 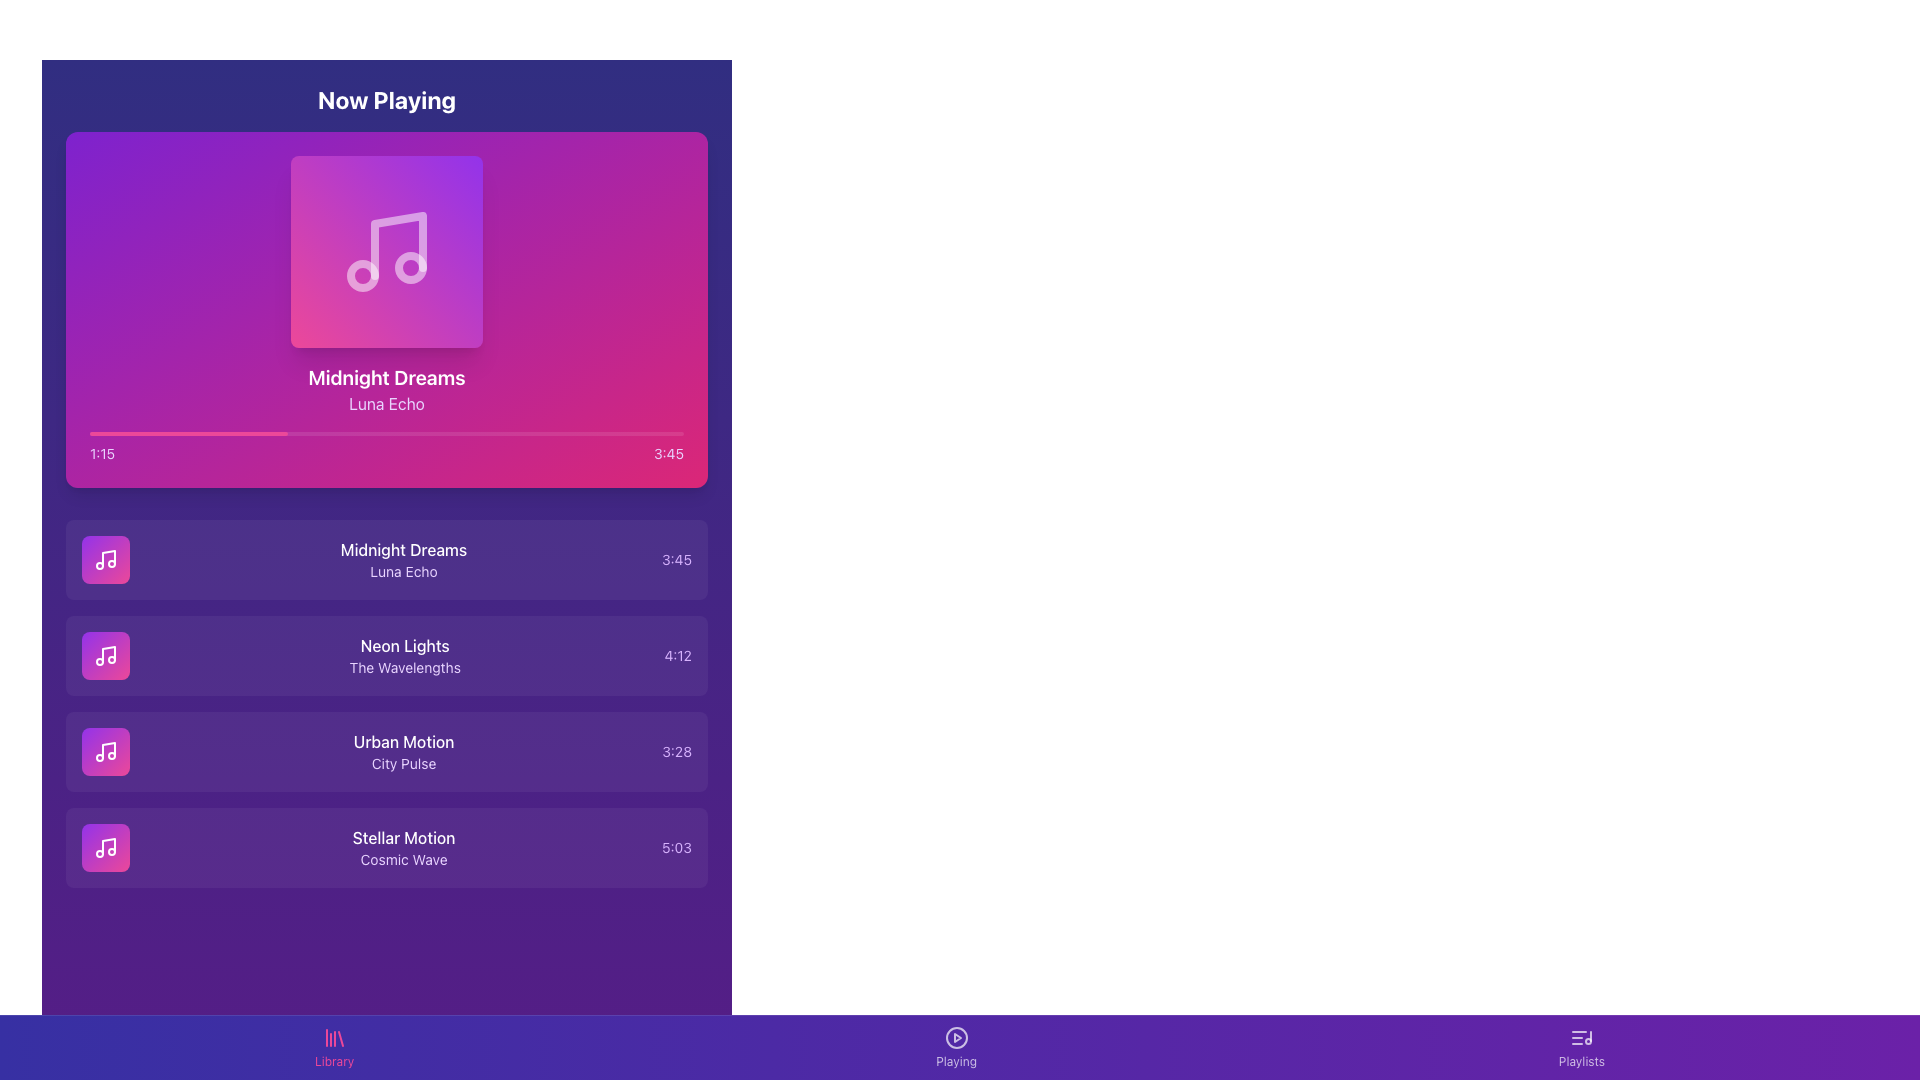 What do you see at coordinates (955, 1036) in the screenshot?
I see `the navigation button for 'Playing' located in the bottom navigation bar` at bounding box center [955, 1036].